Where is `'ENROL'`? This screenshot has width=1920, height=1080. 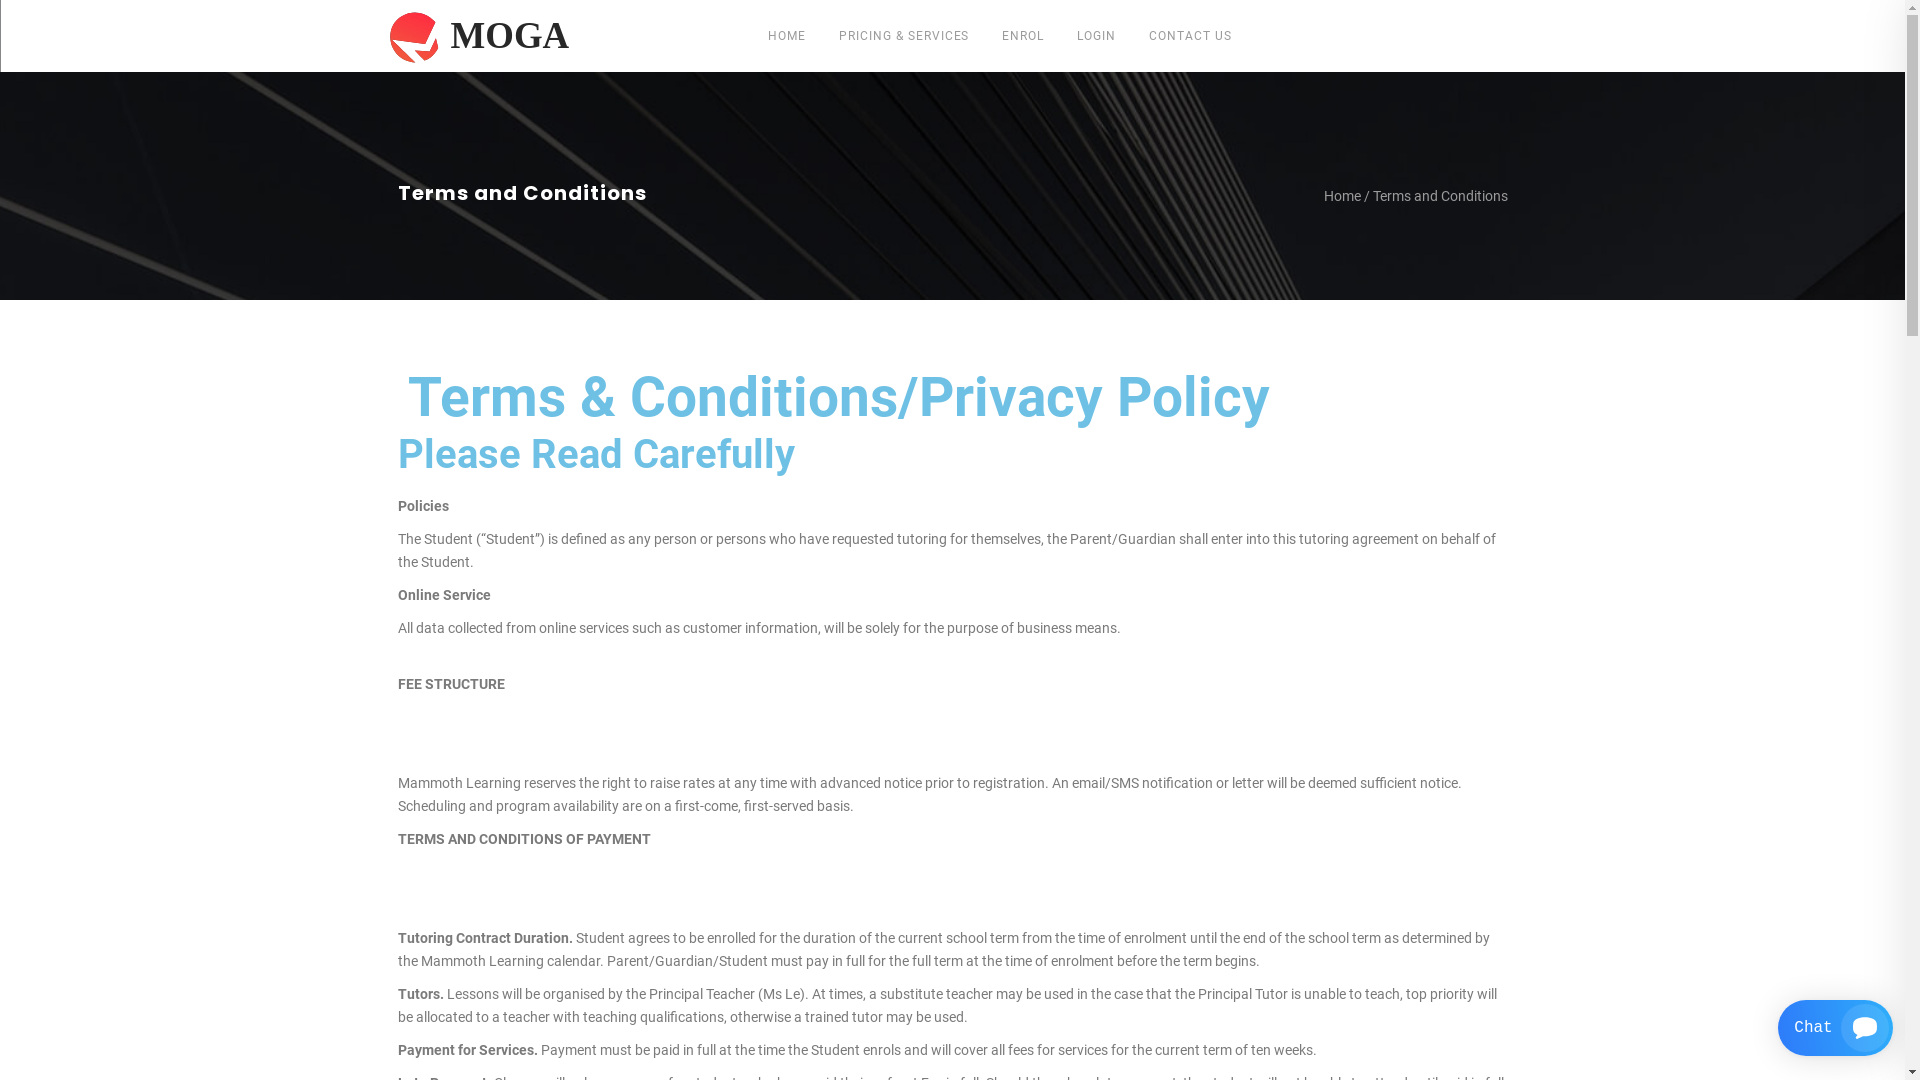 'ENROL' is located at coordinates (1022, 35).